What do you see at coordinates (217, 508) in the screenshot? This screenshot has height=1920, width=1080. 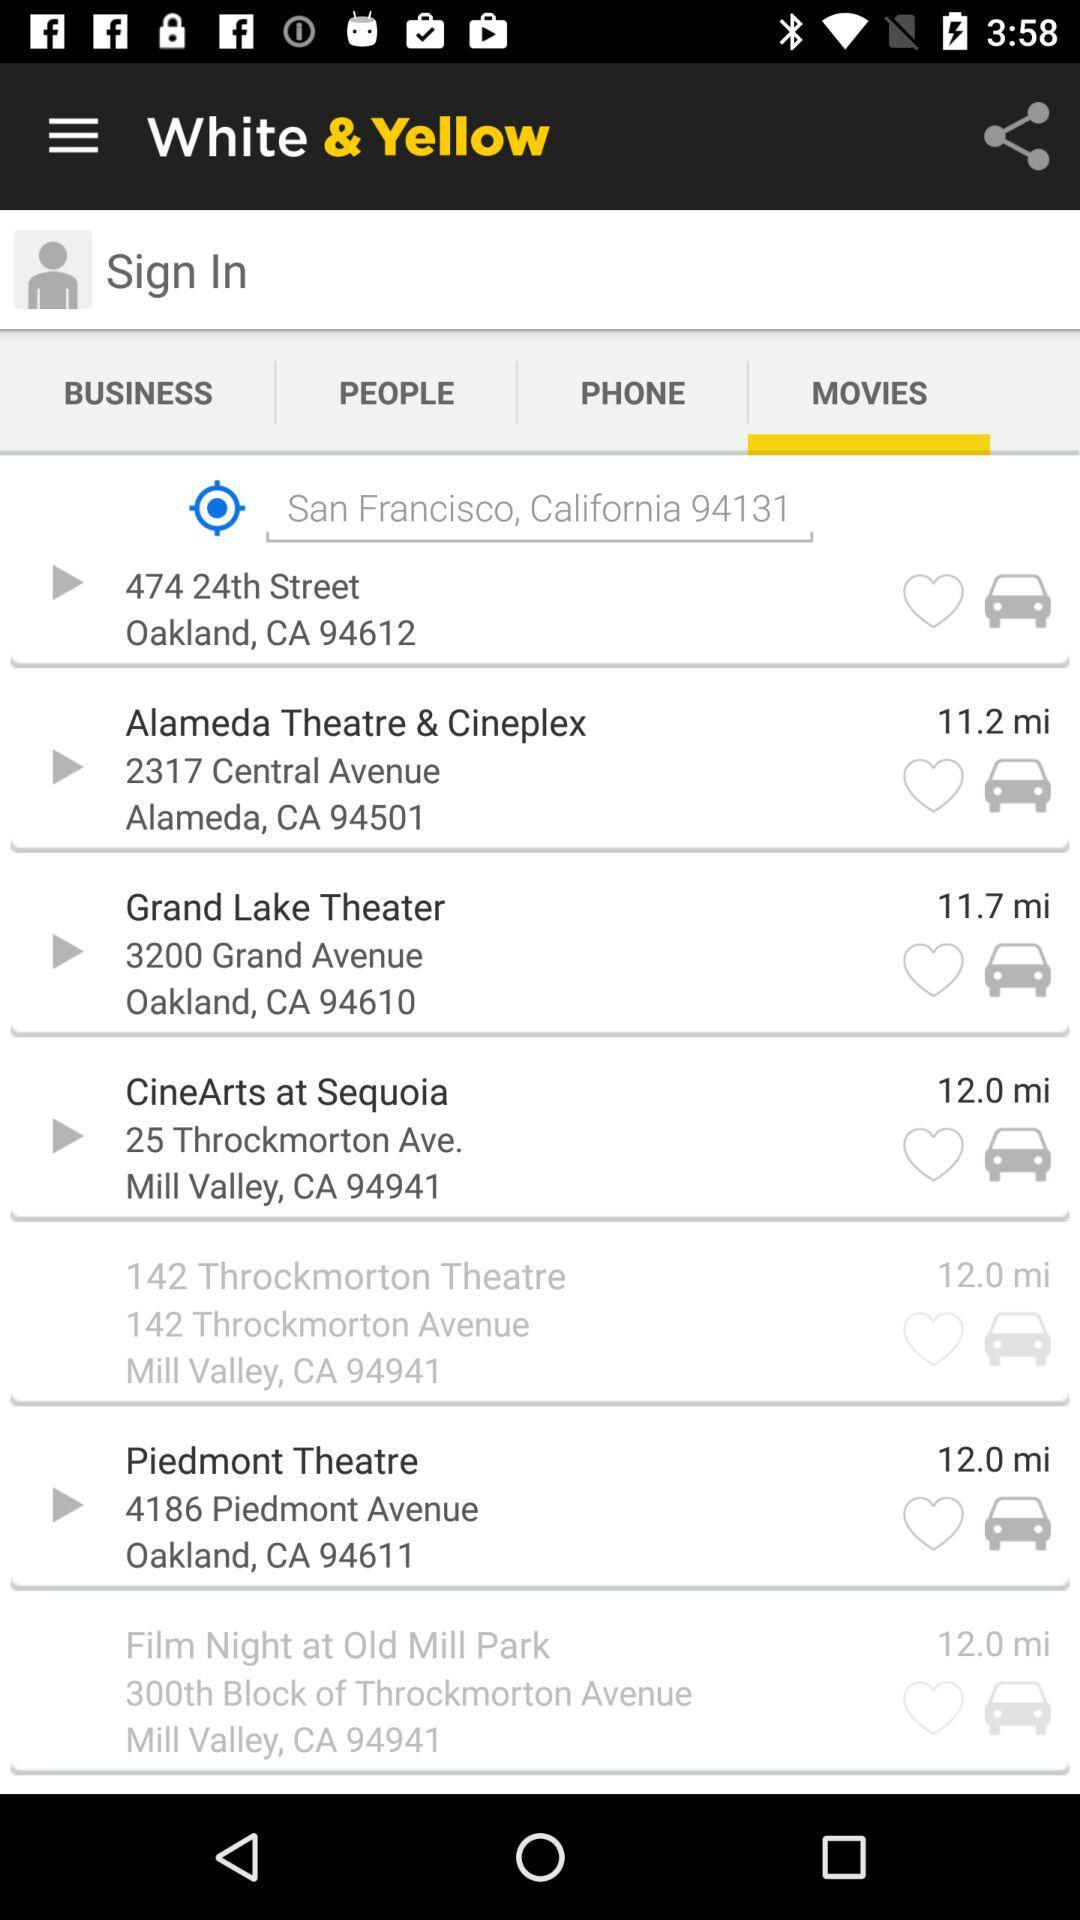 I see `the icon above the new parkway icon` at bounding box center [217, 508].